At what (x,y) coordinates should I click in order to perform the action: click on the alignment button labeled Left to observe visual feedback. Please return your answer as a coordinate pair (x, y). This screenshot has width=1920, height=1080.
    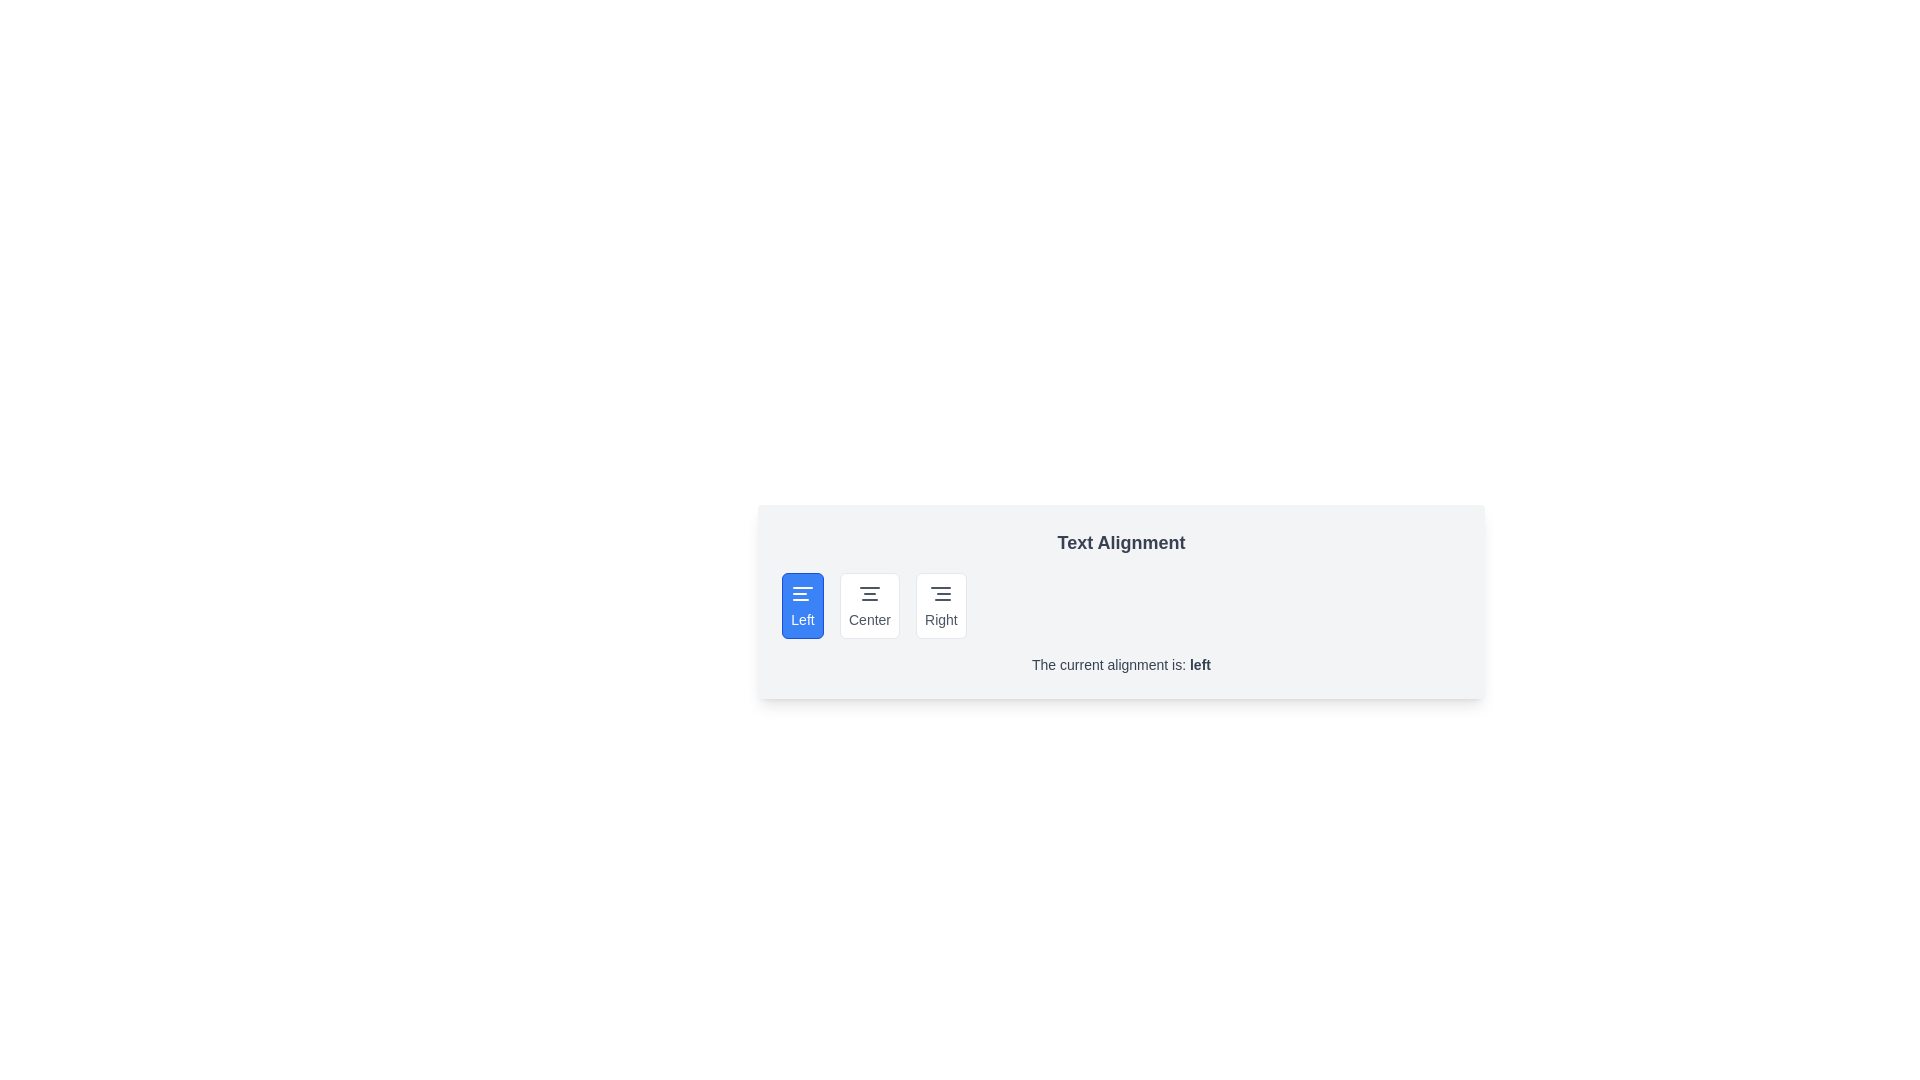
    Looking at the image, I should click on (802, 604).